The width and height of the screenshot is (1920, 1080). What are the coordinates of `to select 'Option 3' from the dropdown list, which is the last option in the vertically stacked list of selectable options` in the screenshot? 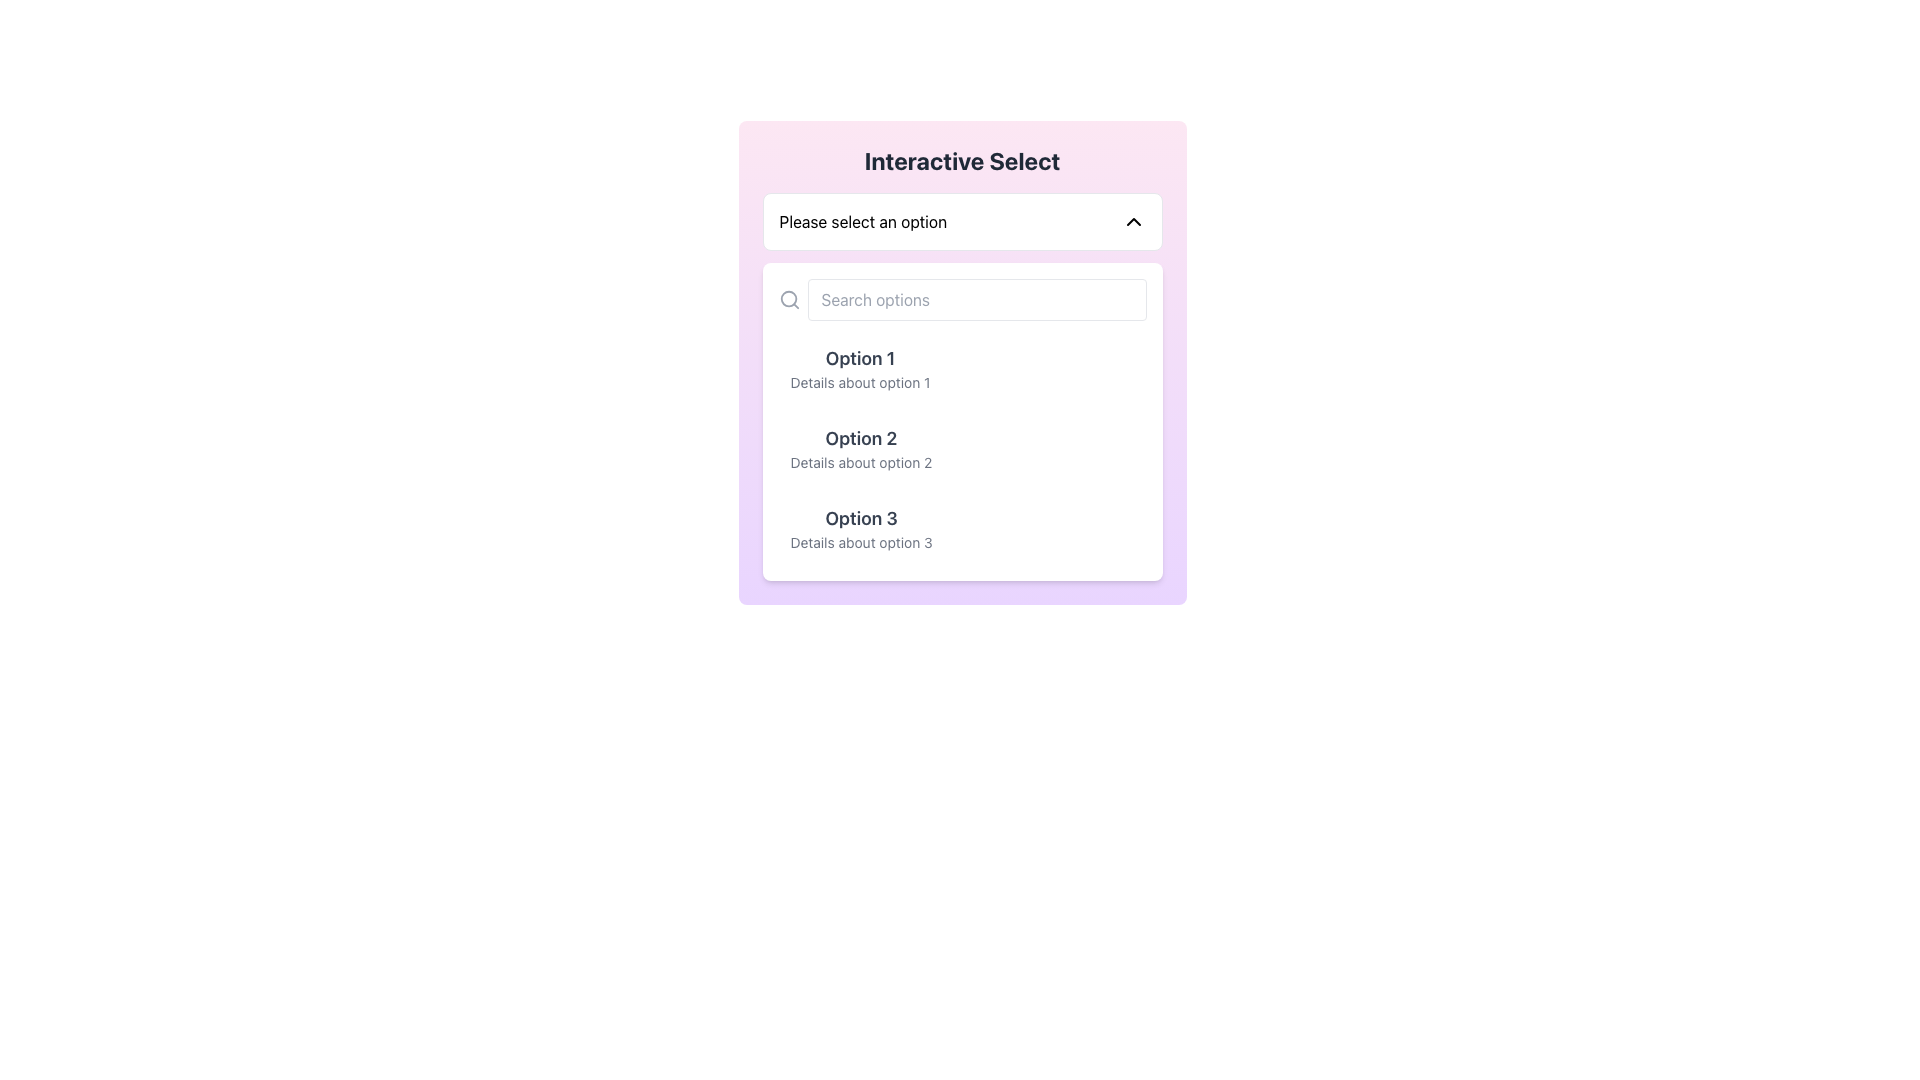 It's located at (962, 527).